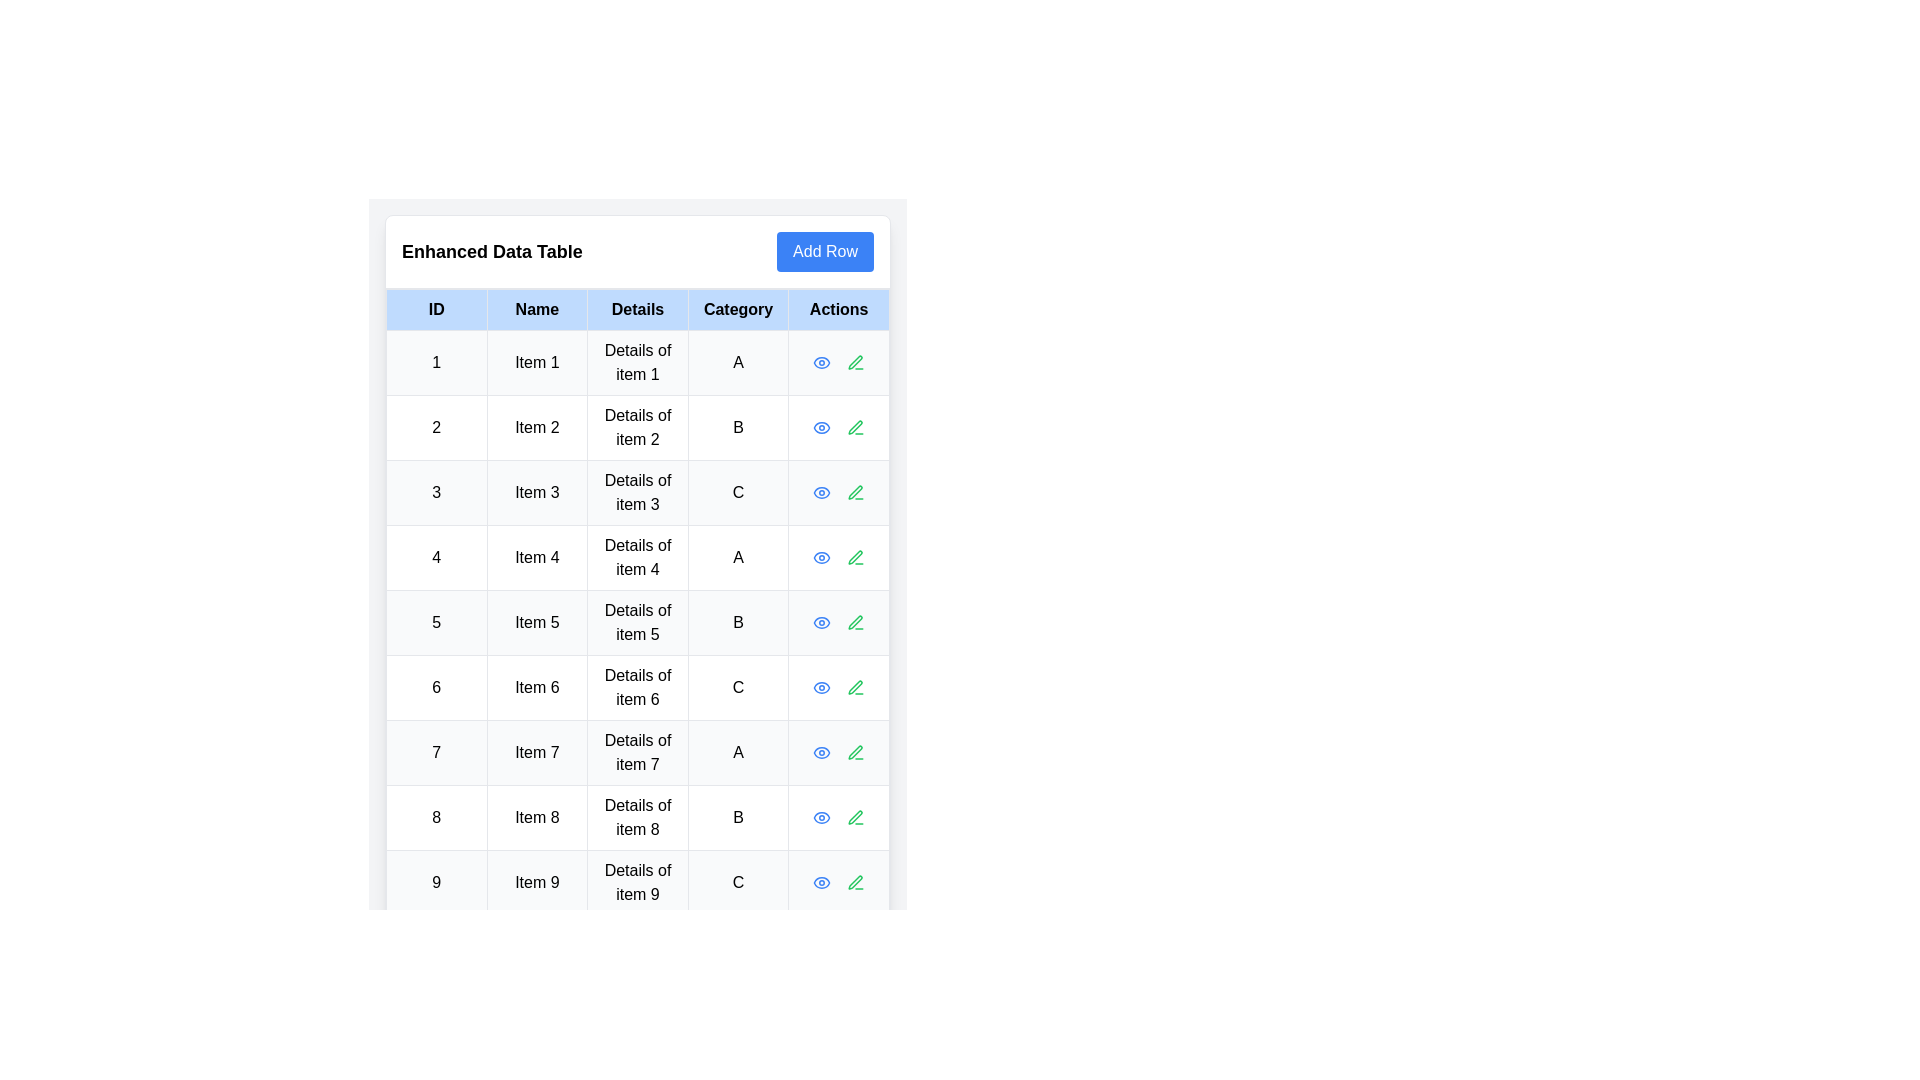  What do you see at coordinates (737, 817) in the screenshot?
I see `the static text field that displays the categorical value 'B' in the 8th row of the table under the 'Category' column` at bounding box center [737, 817].